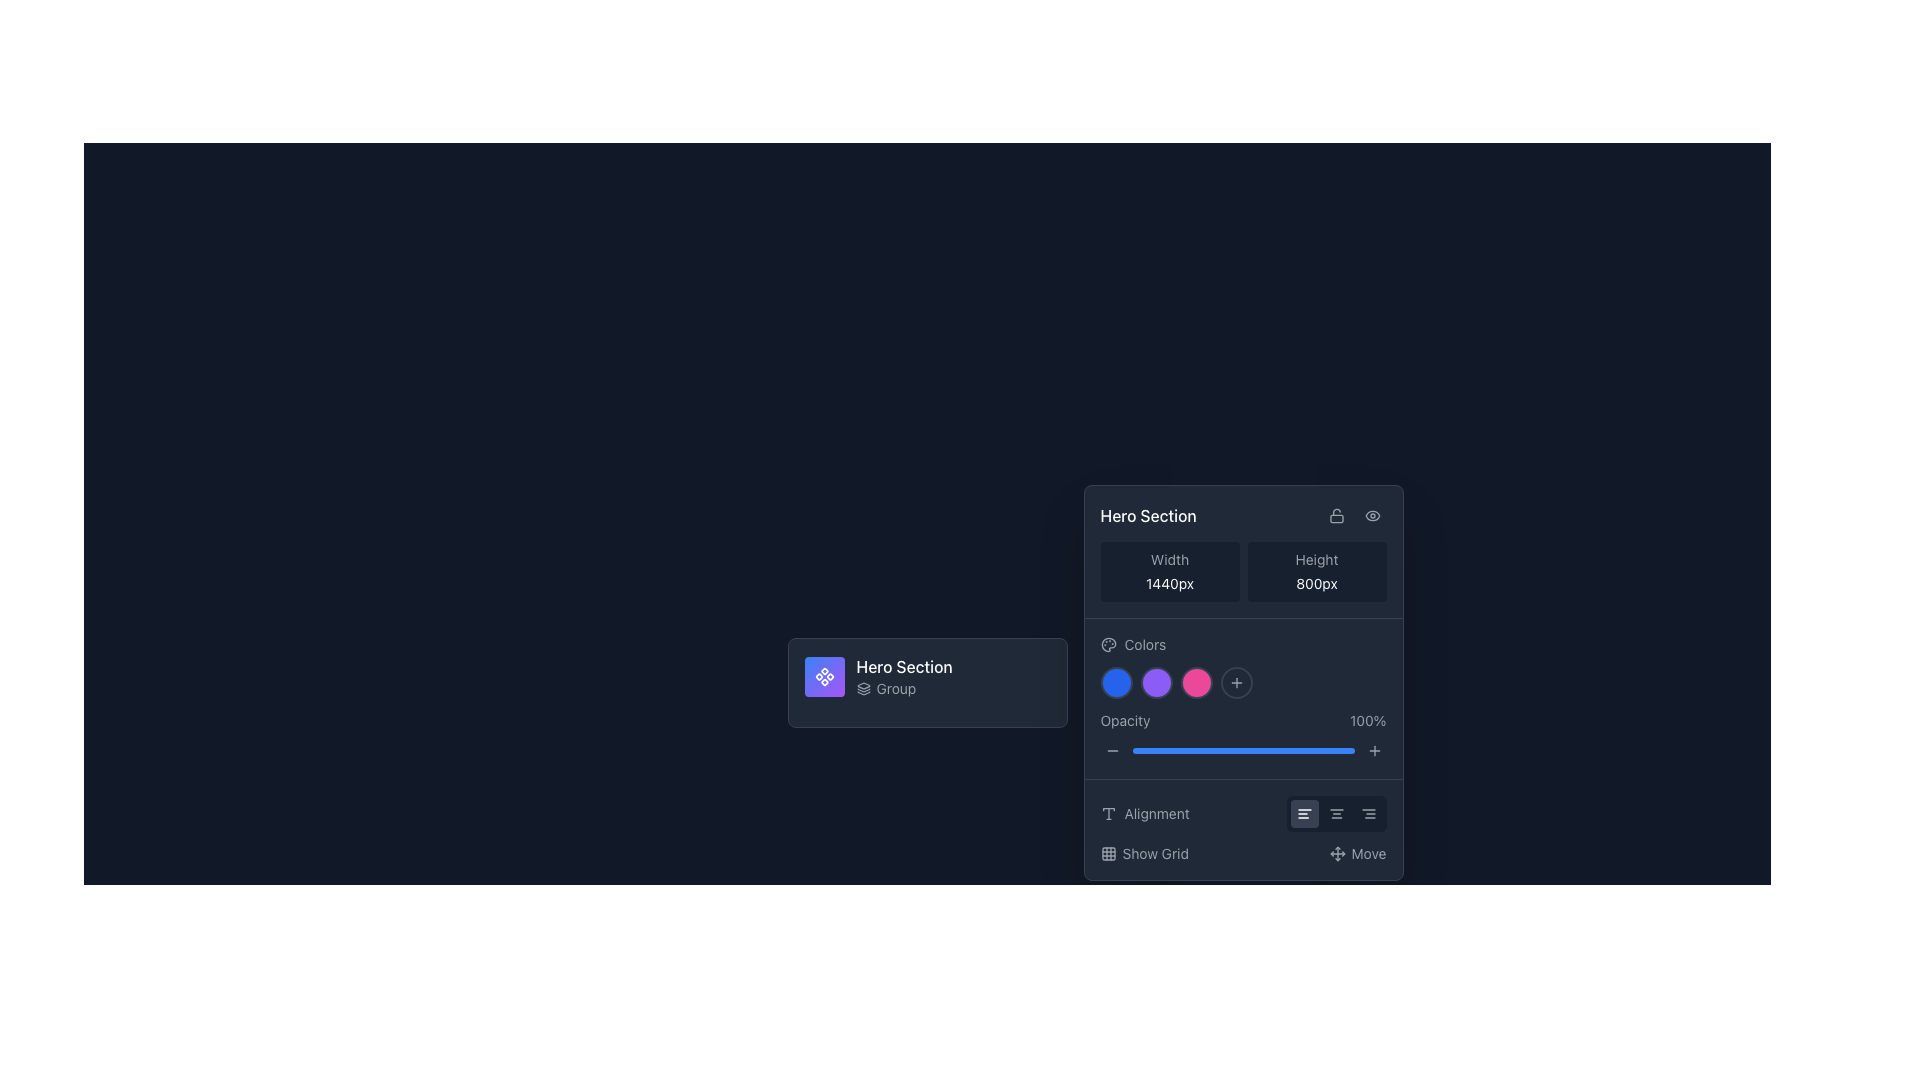  Describe the element at coordinates (1336, 813) in the screenshot. I see `the second button in the alignment options group, which features centered horizontal alignment bars` at that location.